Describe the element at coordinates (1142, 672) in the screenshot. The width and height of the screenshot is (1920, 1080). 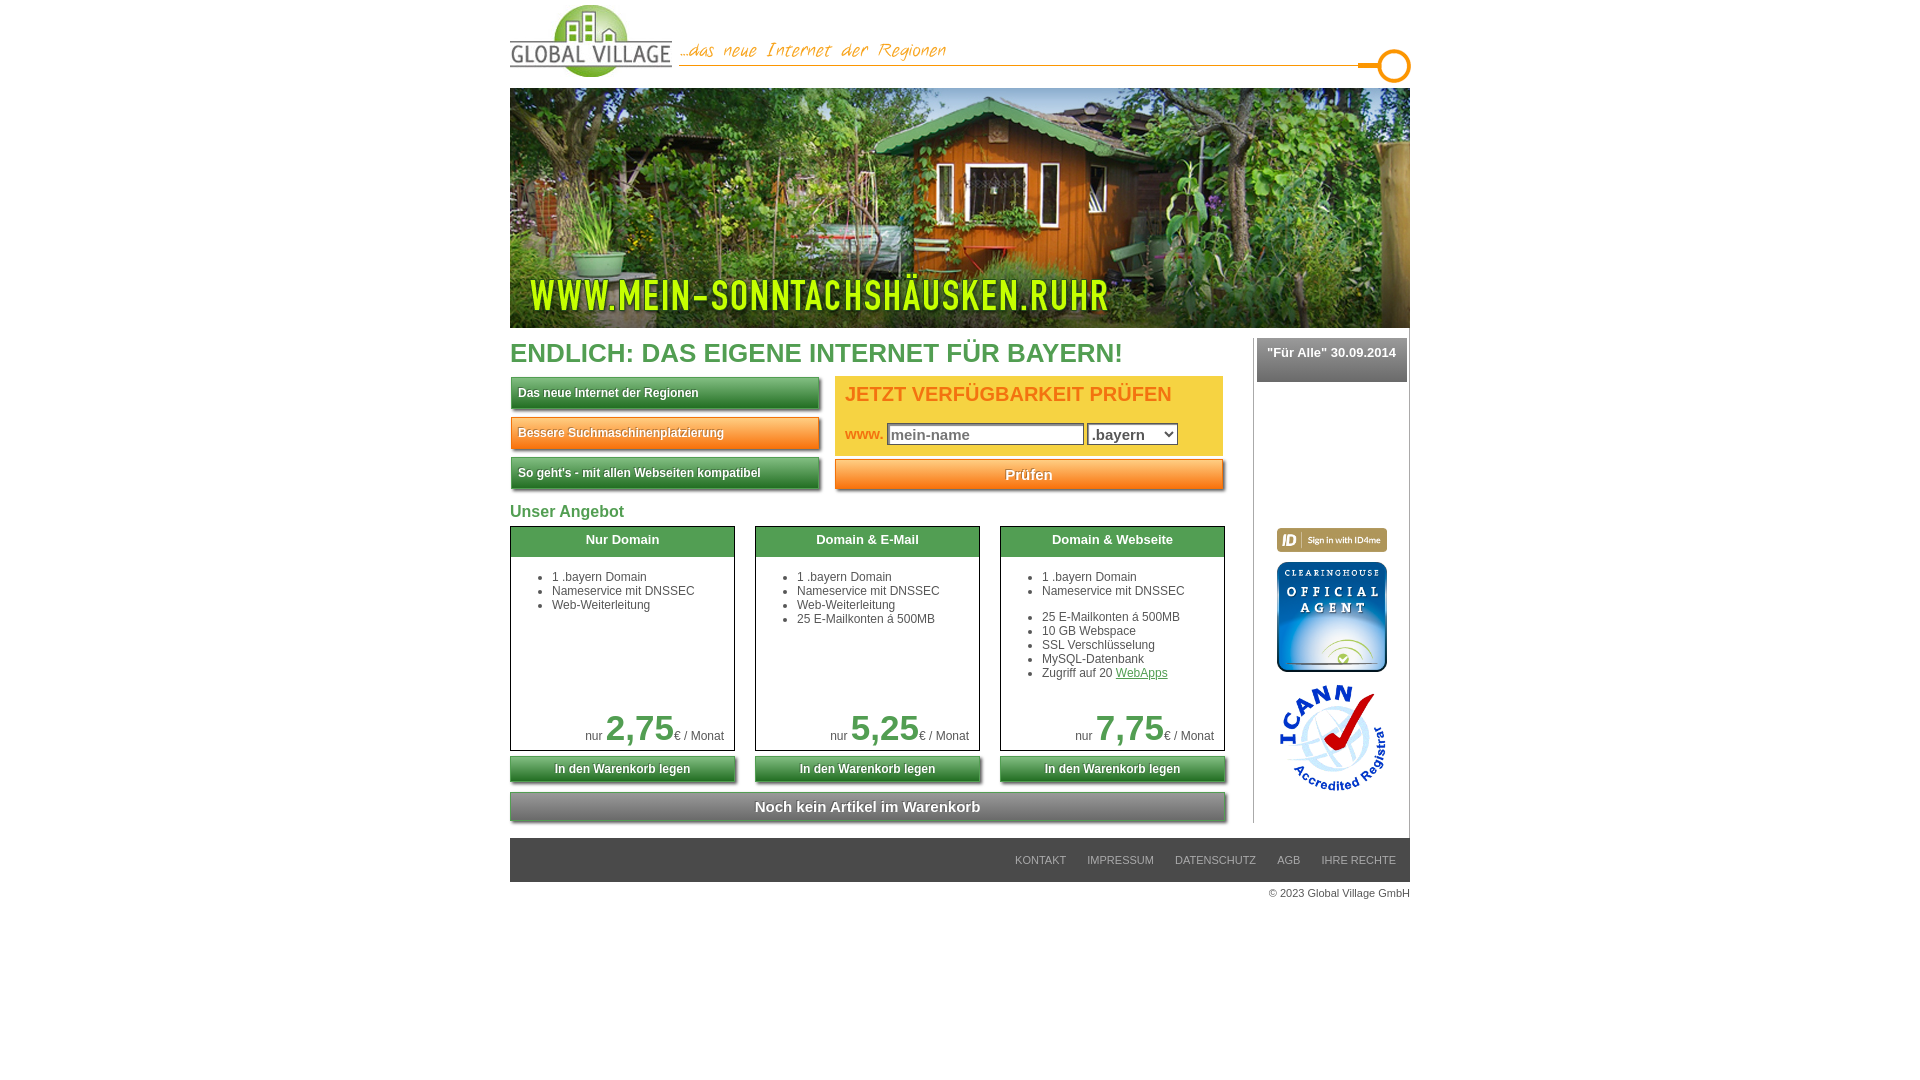
I see `'WebApps'` at that location.